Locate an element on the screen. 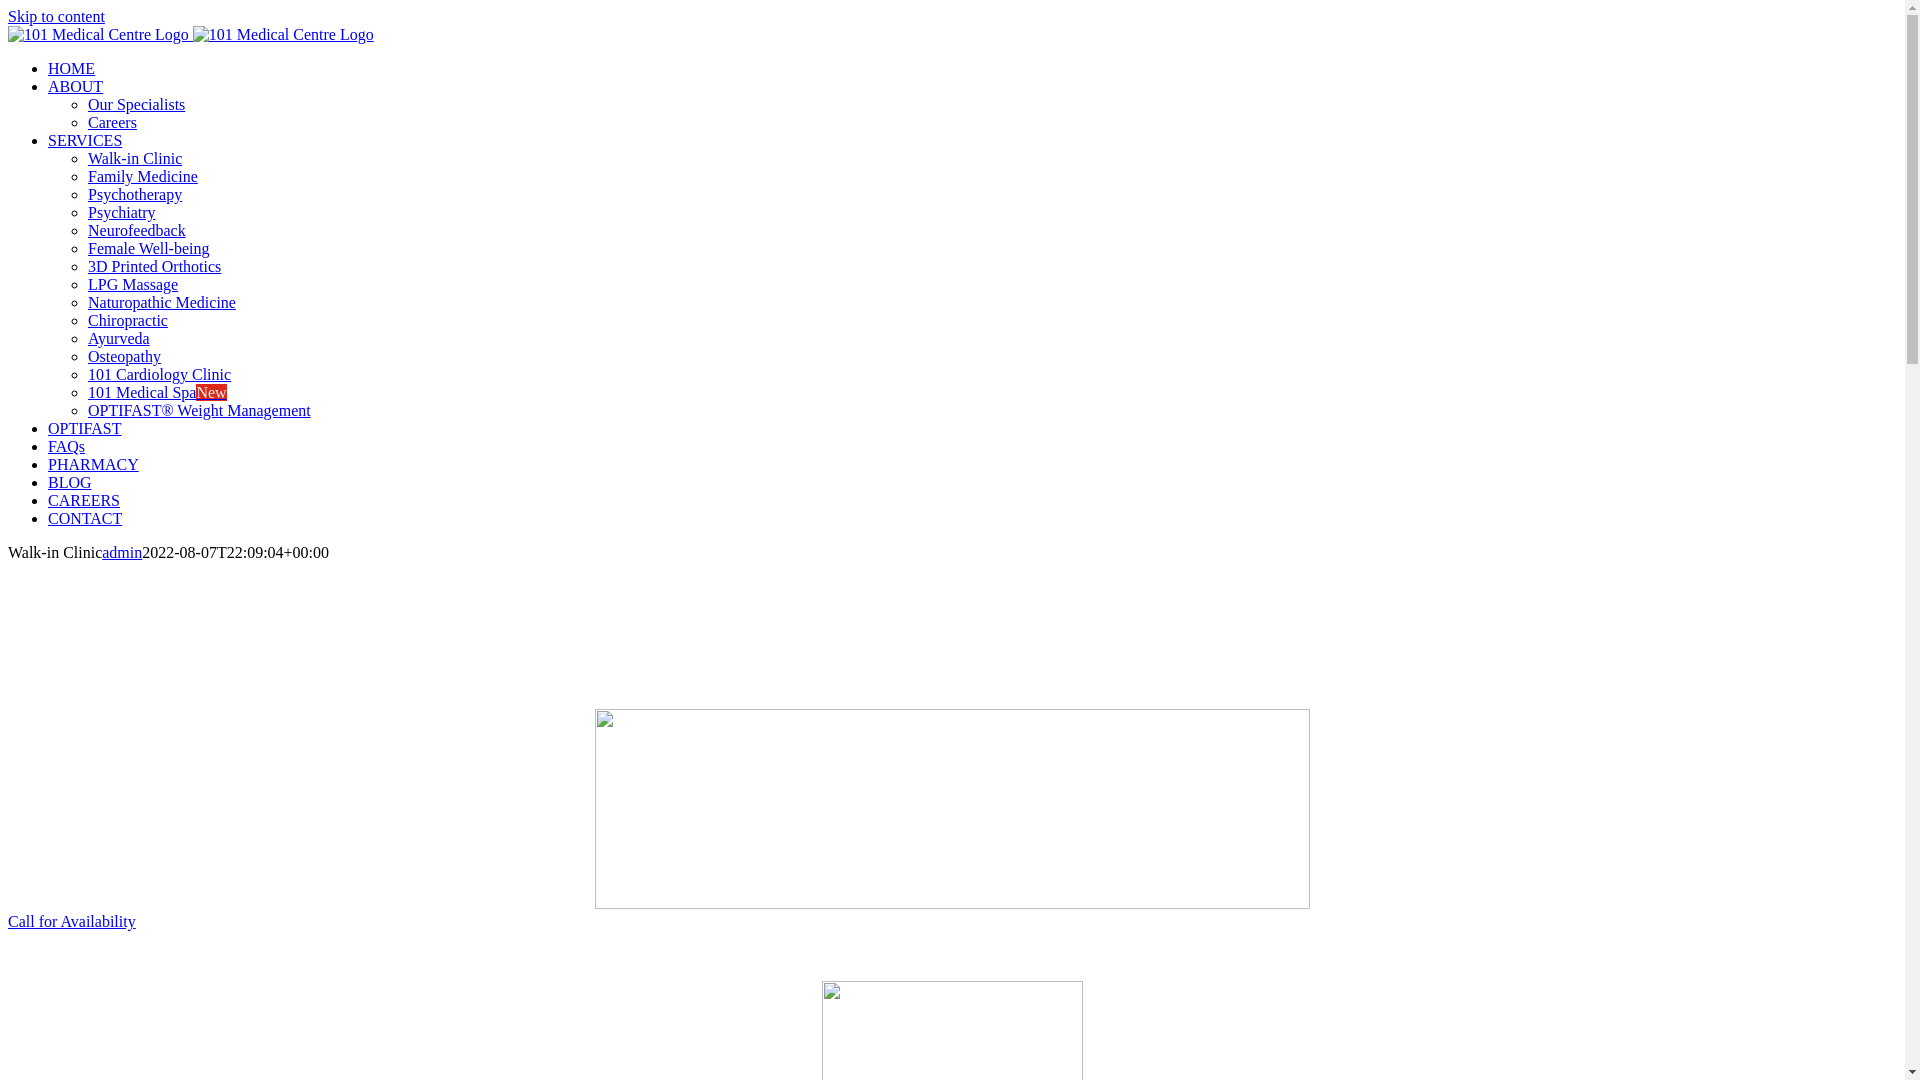 The height and width of the screenshot is (1080, 1920). 'Walk-in Clinic' is located at coordinates (133, 157).